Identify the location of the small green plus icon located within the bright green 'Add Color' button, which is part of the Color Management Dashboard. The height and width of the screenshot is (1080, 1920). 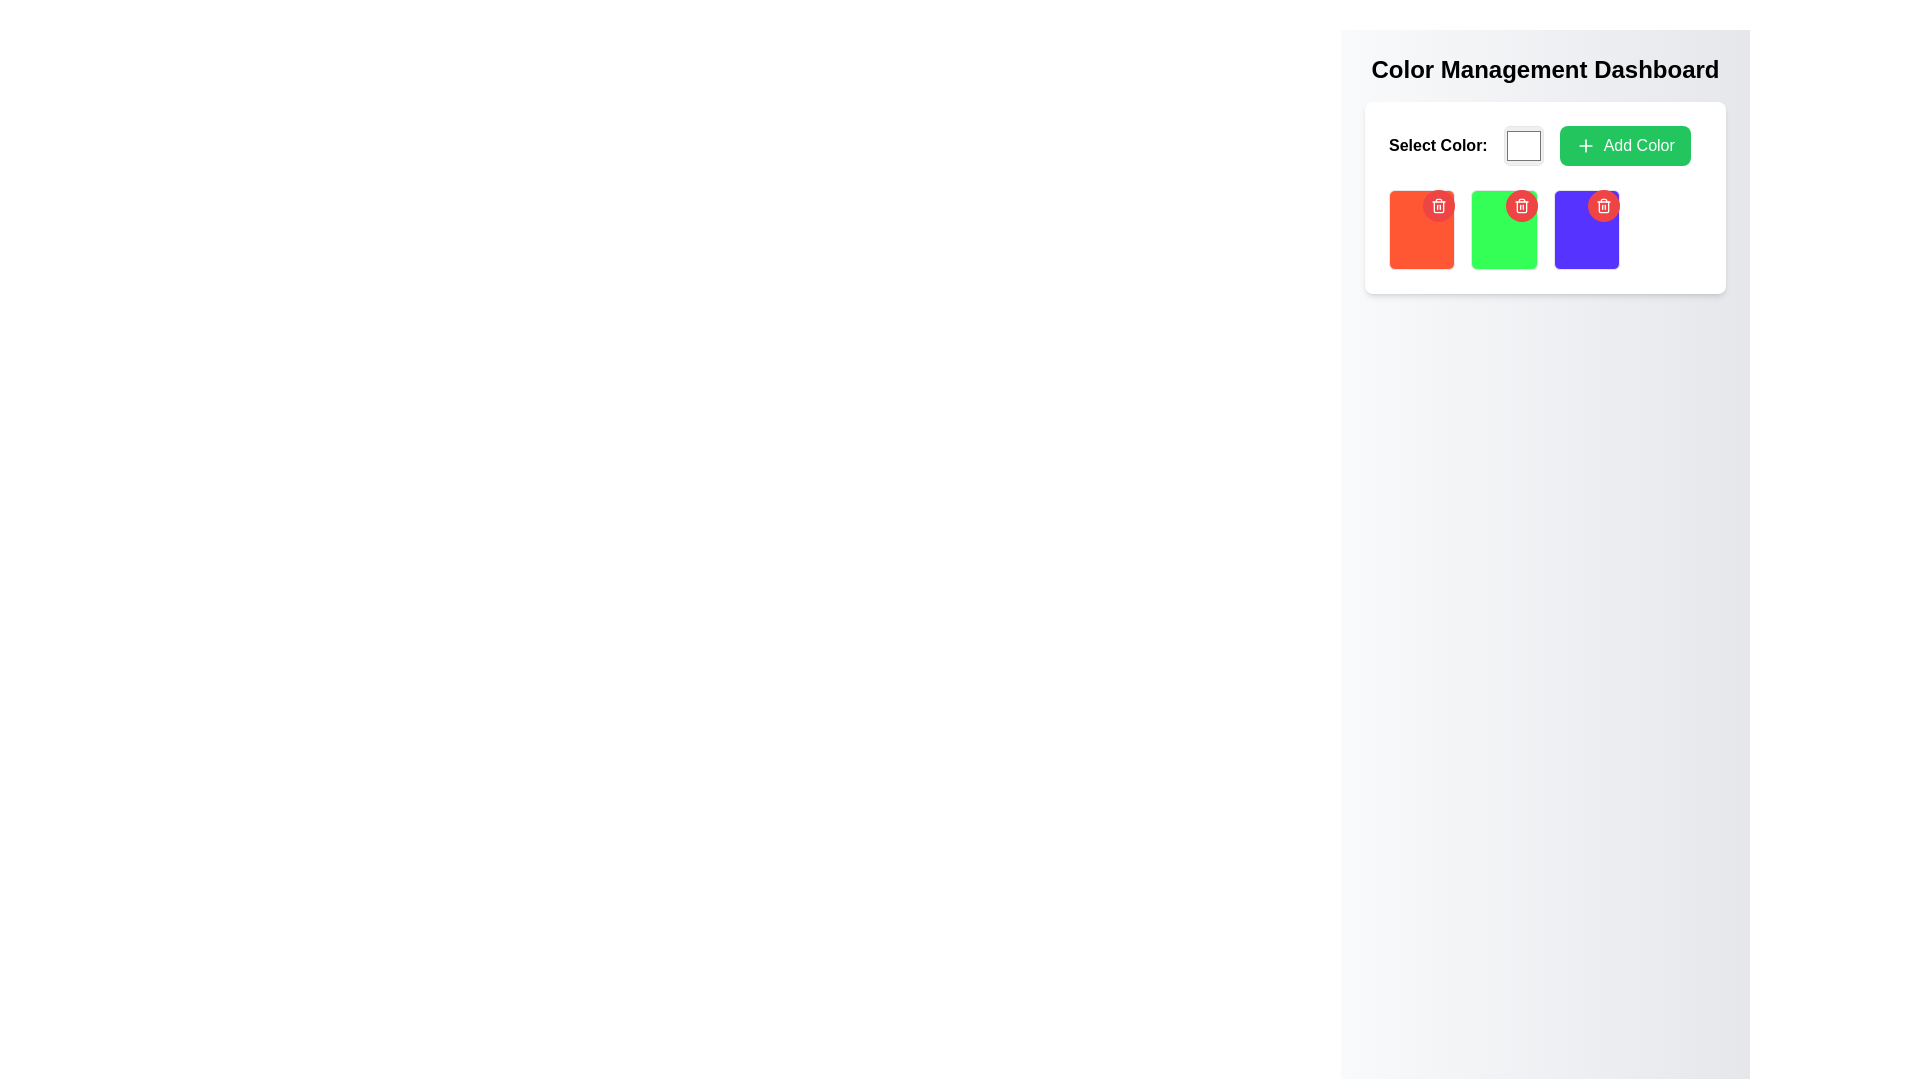
(1584, 145).